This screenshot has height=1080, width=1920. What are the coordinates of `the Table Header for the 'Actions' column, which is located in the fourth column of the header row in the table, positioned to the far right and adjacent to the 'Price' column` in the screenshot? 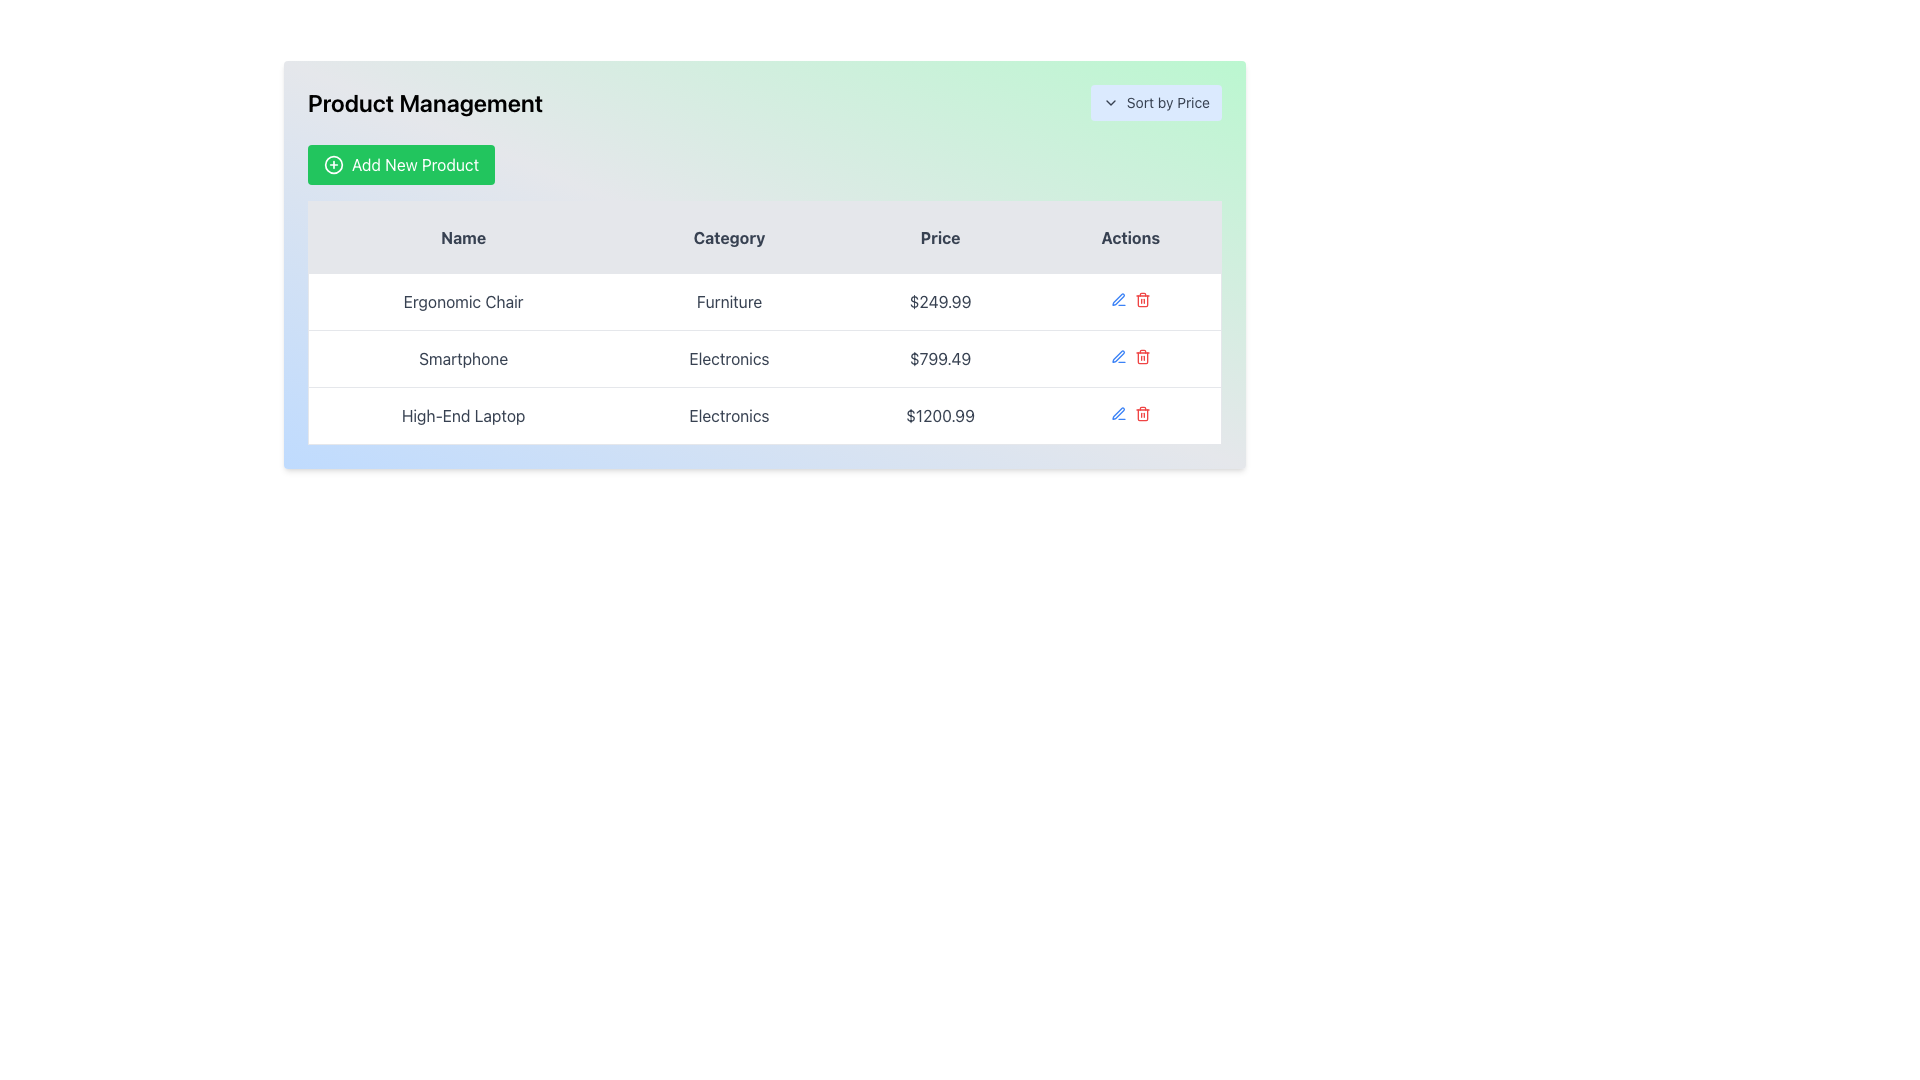 It's located at (1131, 236).